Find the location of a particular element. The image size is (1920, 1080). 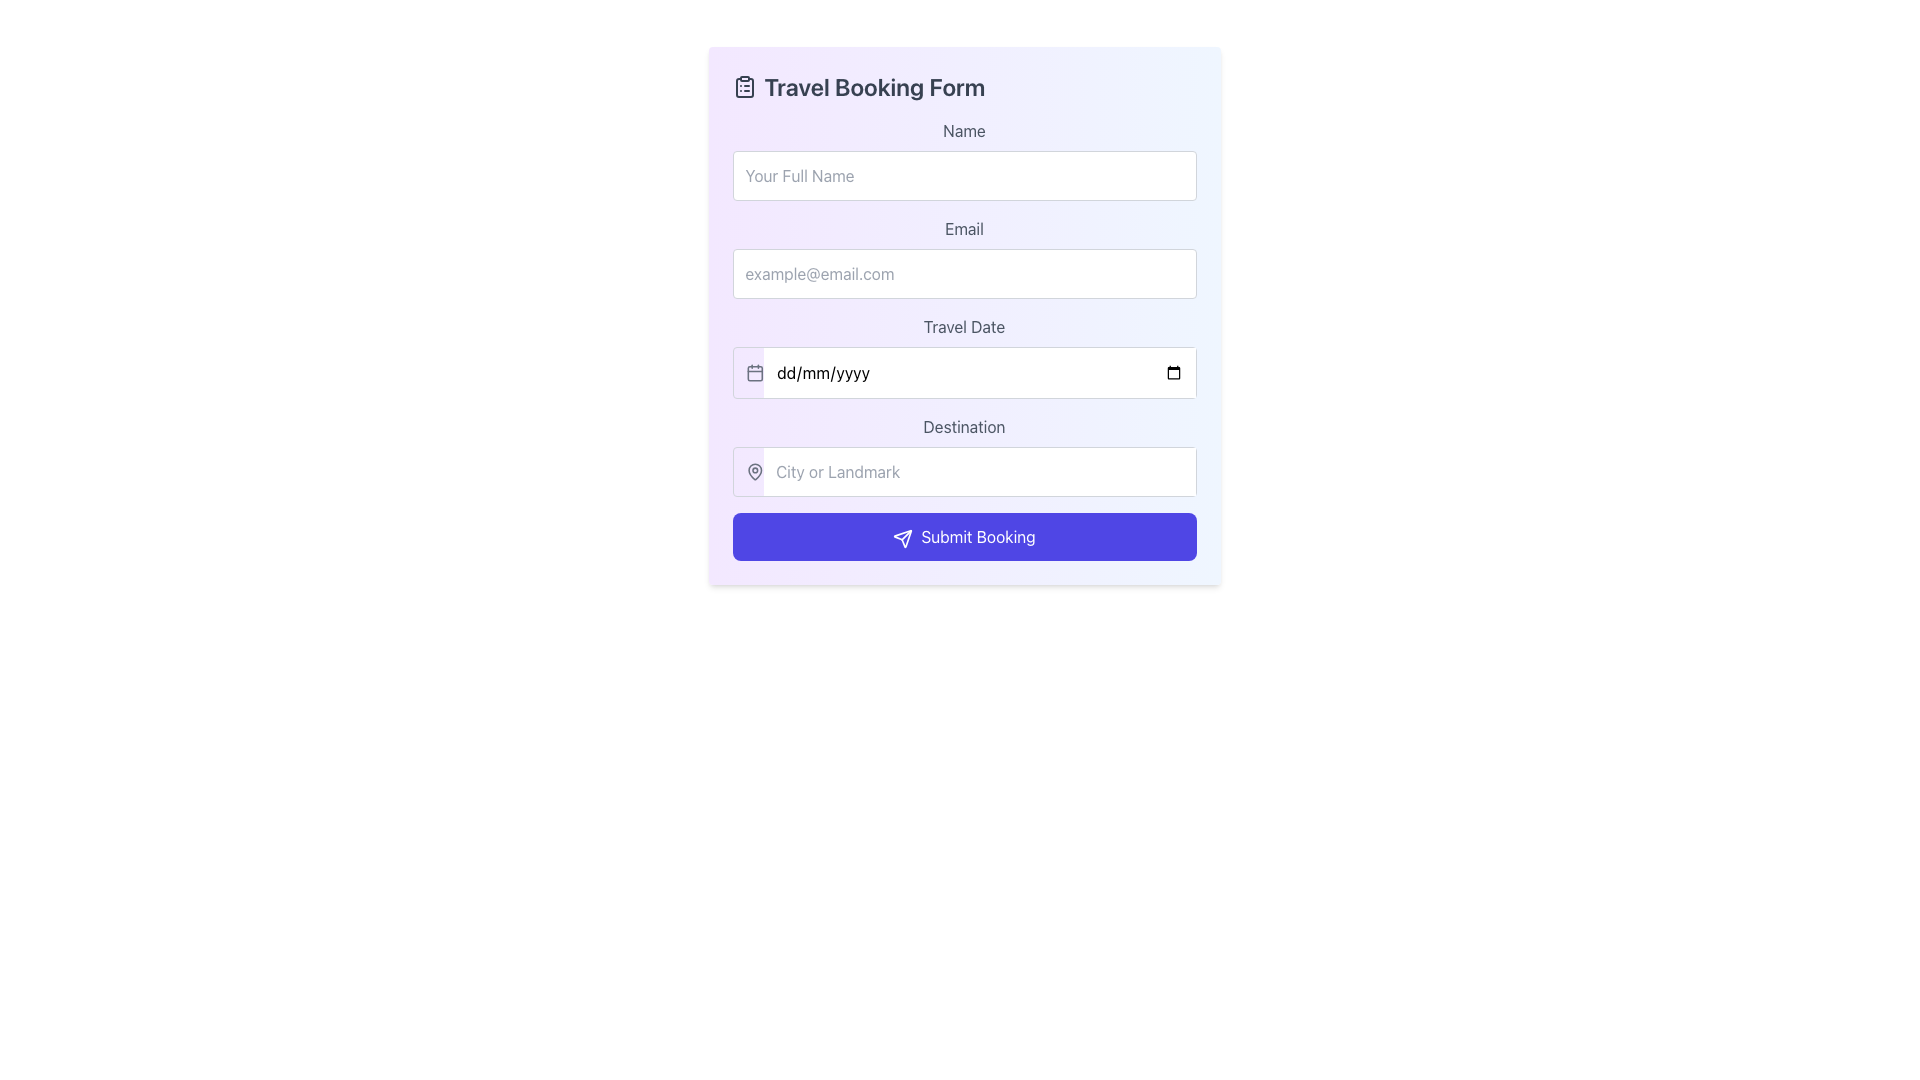

the informational header text element located at the top of the travel booking form, which provides the title of the form to users is located at coordinates (964, 86).